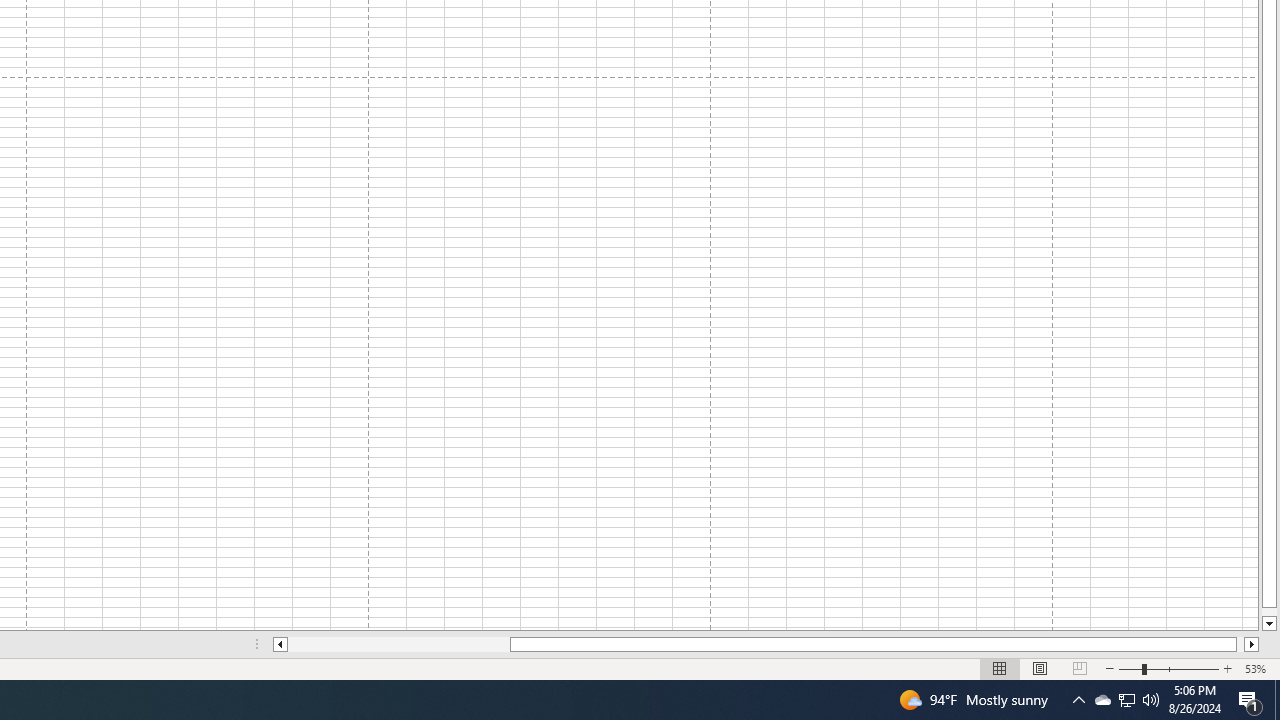 This screenshot has width=1280, height=720. What do you see at coordinates (1168, 669) in the screenshot?
I see `'Zoom'` at bounding box center [1168, 669].